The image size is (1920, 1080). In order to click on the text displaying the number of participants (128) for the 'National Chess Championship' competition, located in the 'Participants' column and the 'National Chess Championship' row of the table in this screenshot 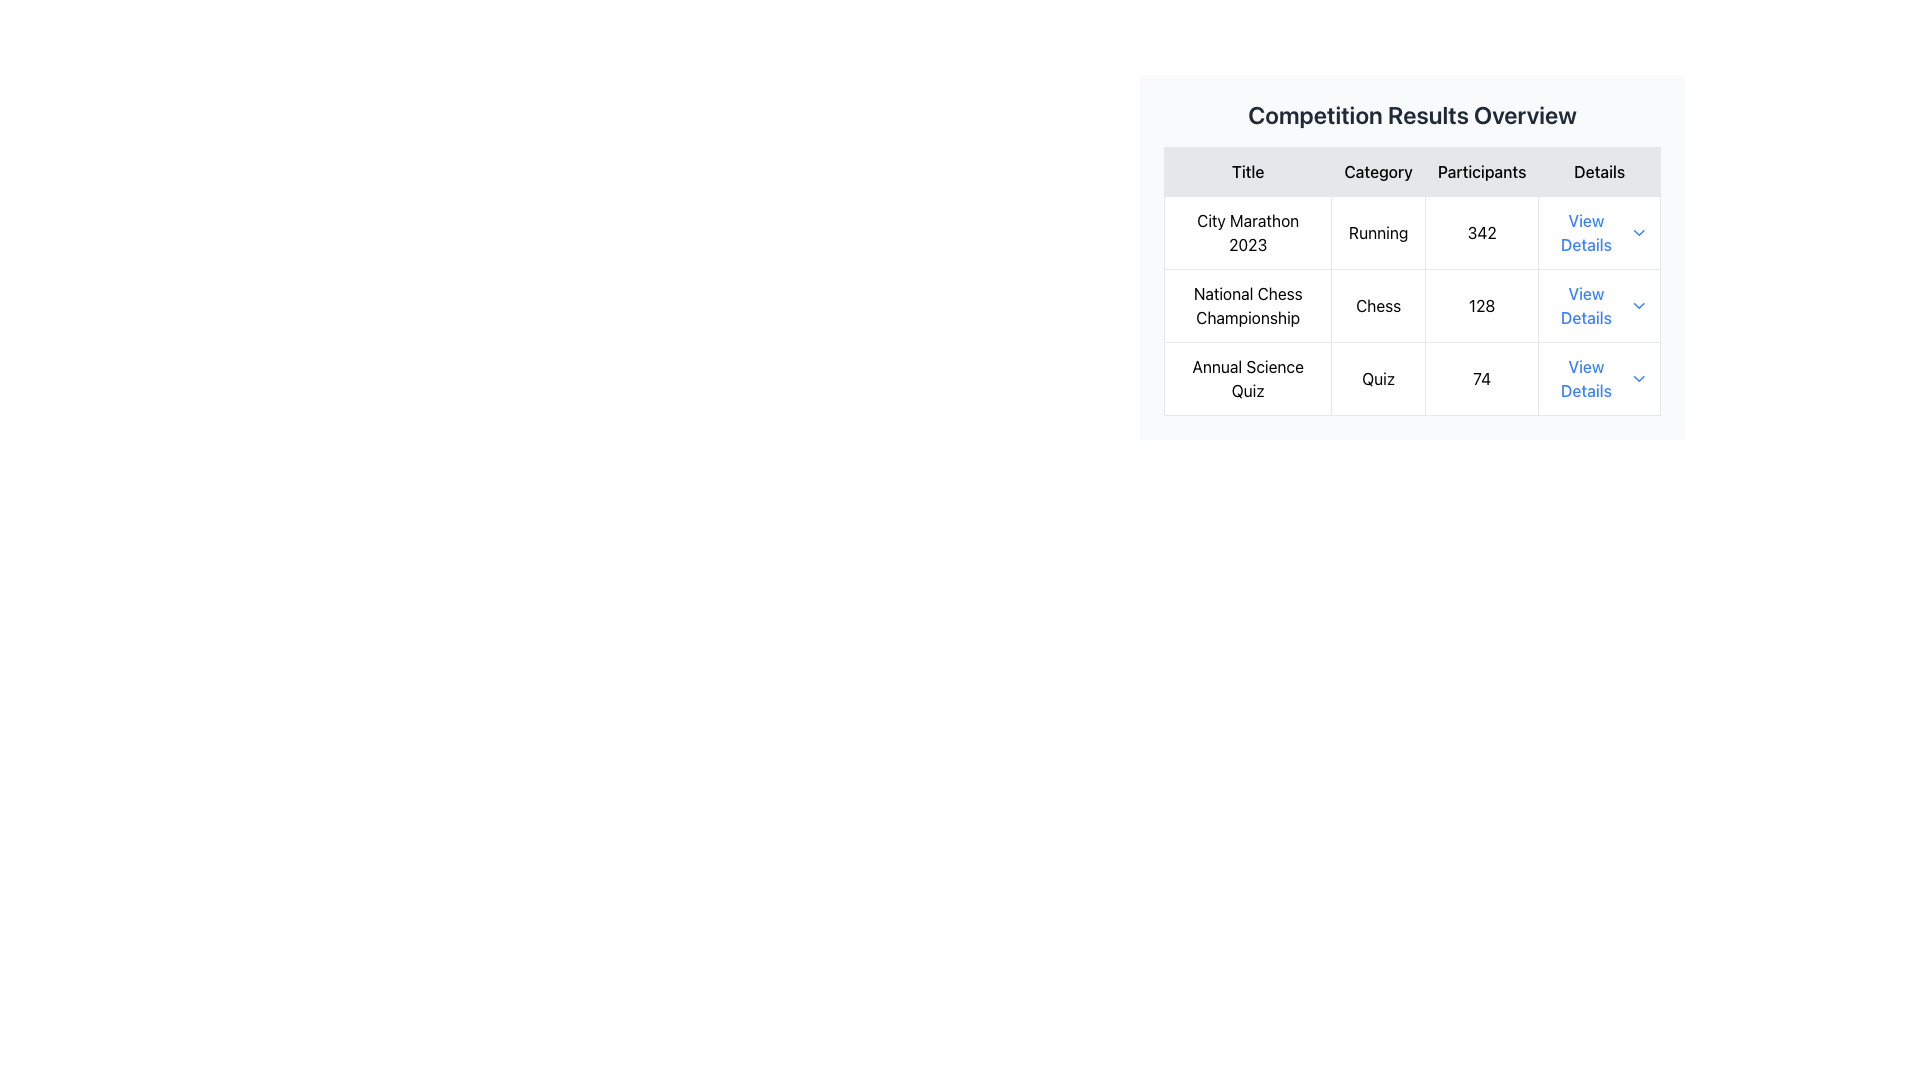, I will do `click(1482, 305)`.